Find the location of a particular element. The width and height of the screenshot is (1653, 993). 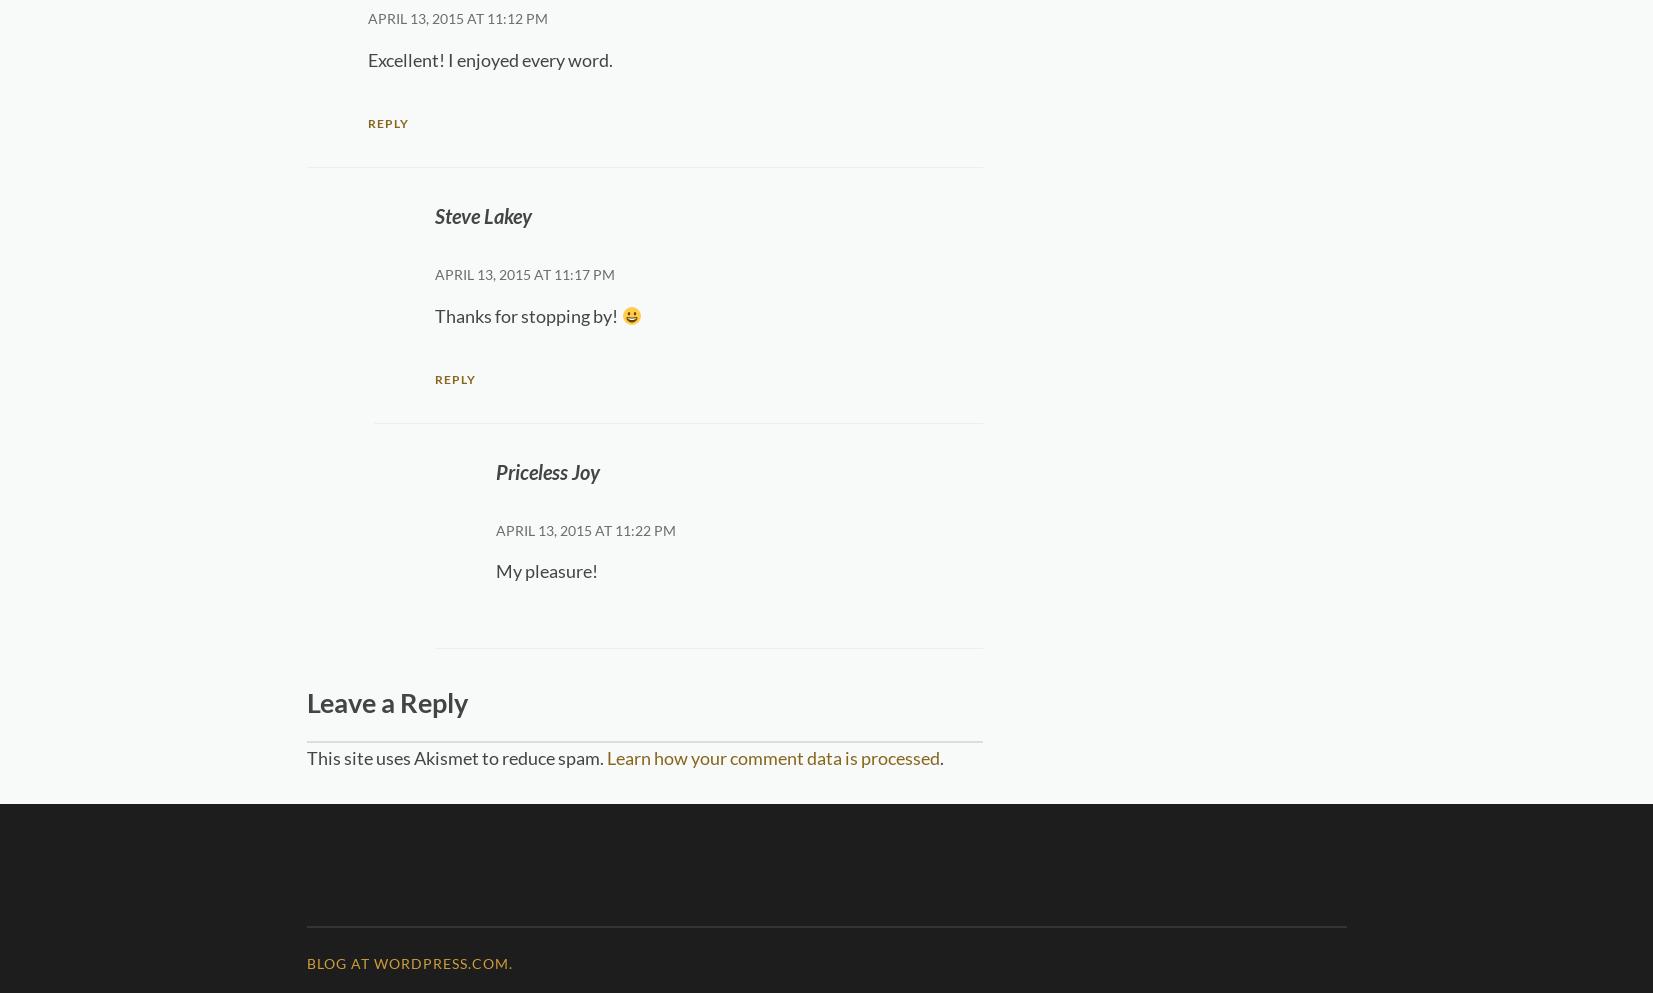

'Priceless Joy' is located at coordinates (546, 469).